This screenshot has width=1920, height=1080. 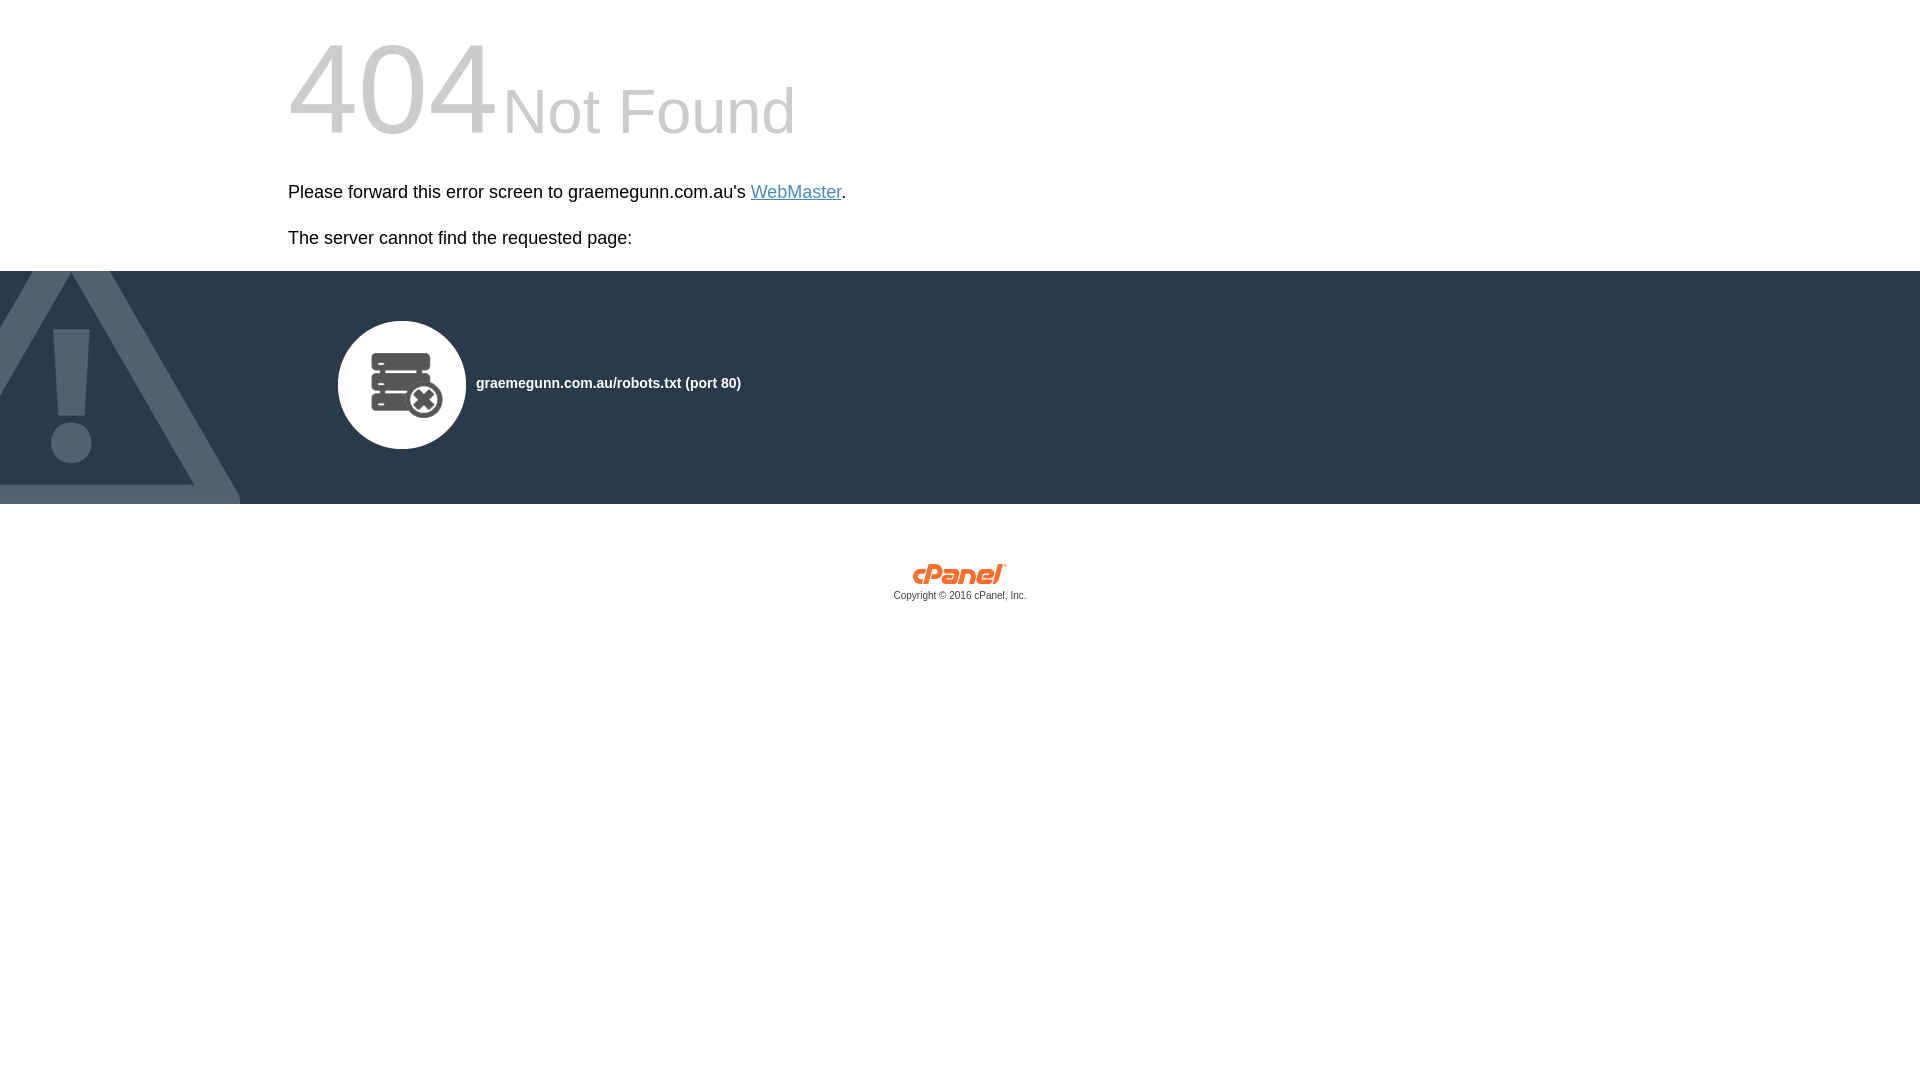 What do you see at coordinates (795, 192) in the screenshot?
I see `'WebMaster'` at bounding box center [795, 192].